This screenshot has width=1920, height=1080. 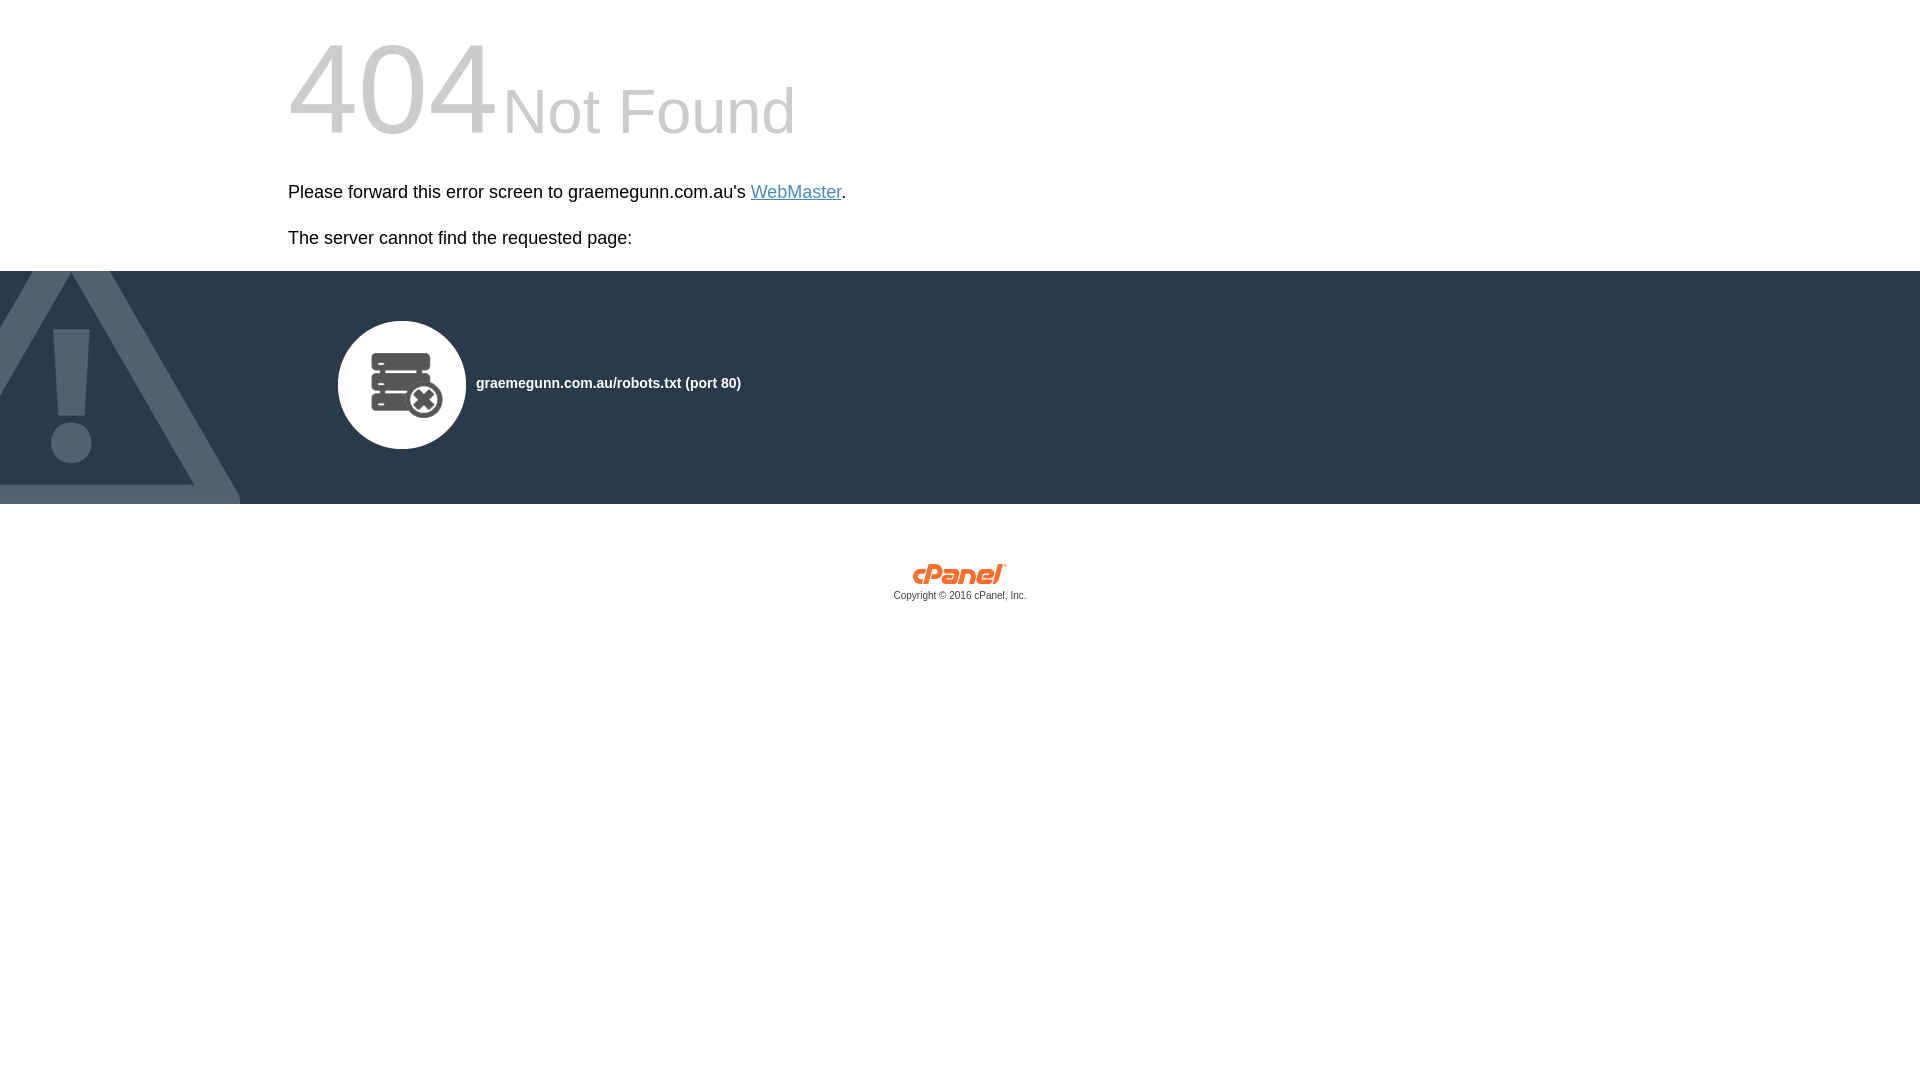 What do you see at coordinates (795, 192) in the screenshot?
I see `'WebMaster'` at bounding box center [795, 192].